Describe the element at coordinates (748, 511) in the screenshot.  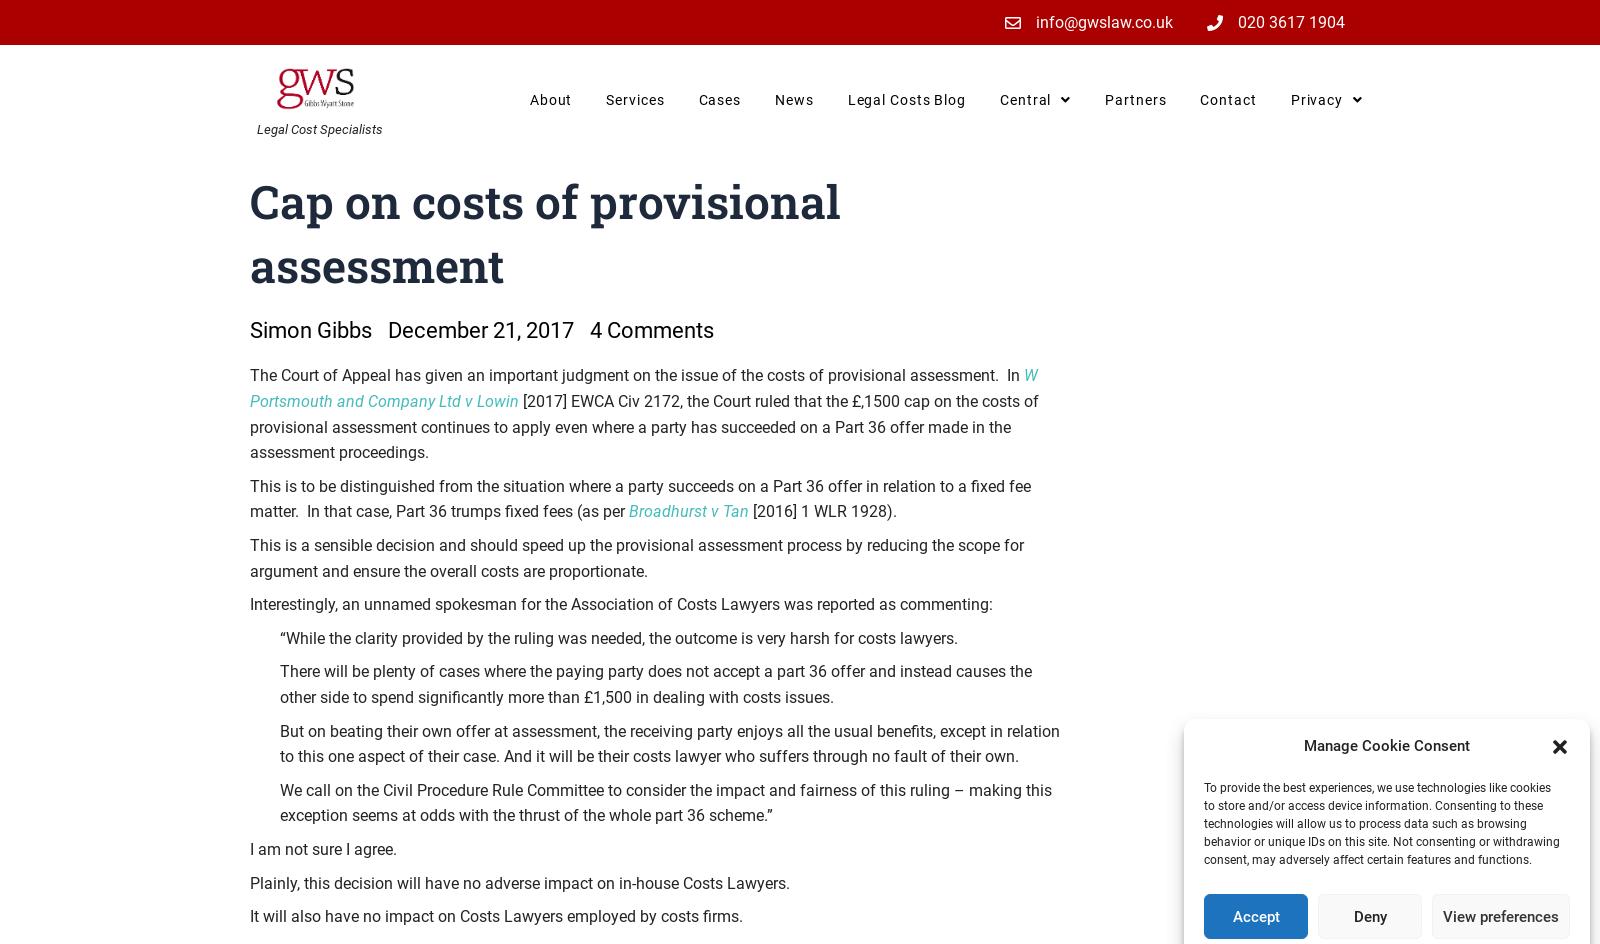
I see `'[2016] 1 WLR 1928).'` at that location.